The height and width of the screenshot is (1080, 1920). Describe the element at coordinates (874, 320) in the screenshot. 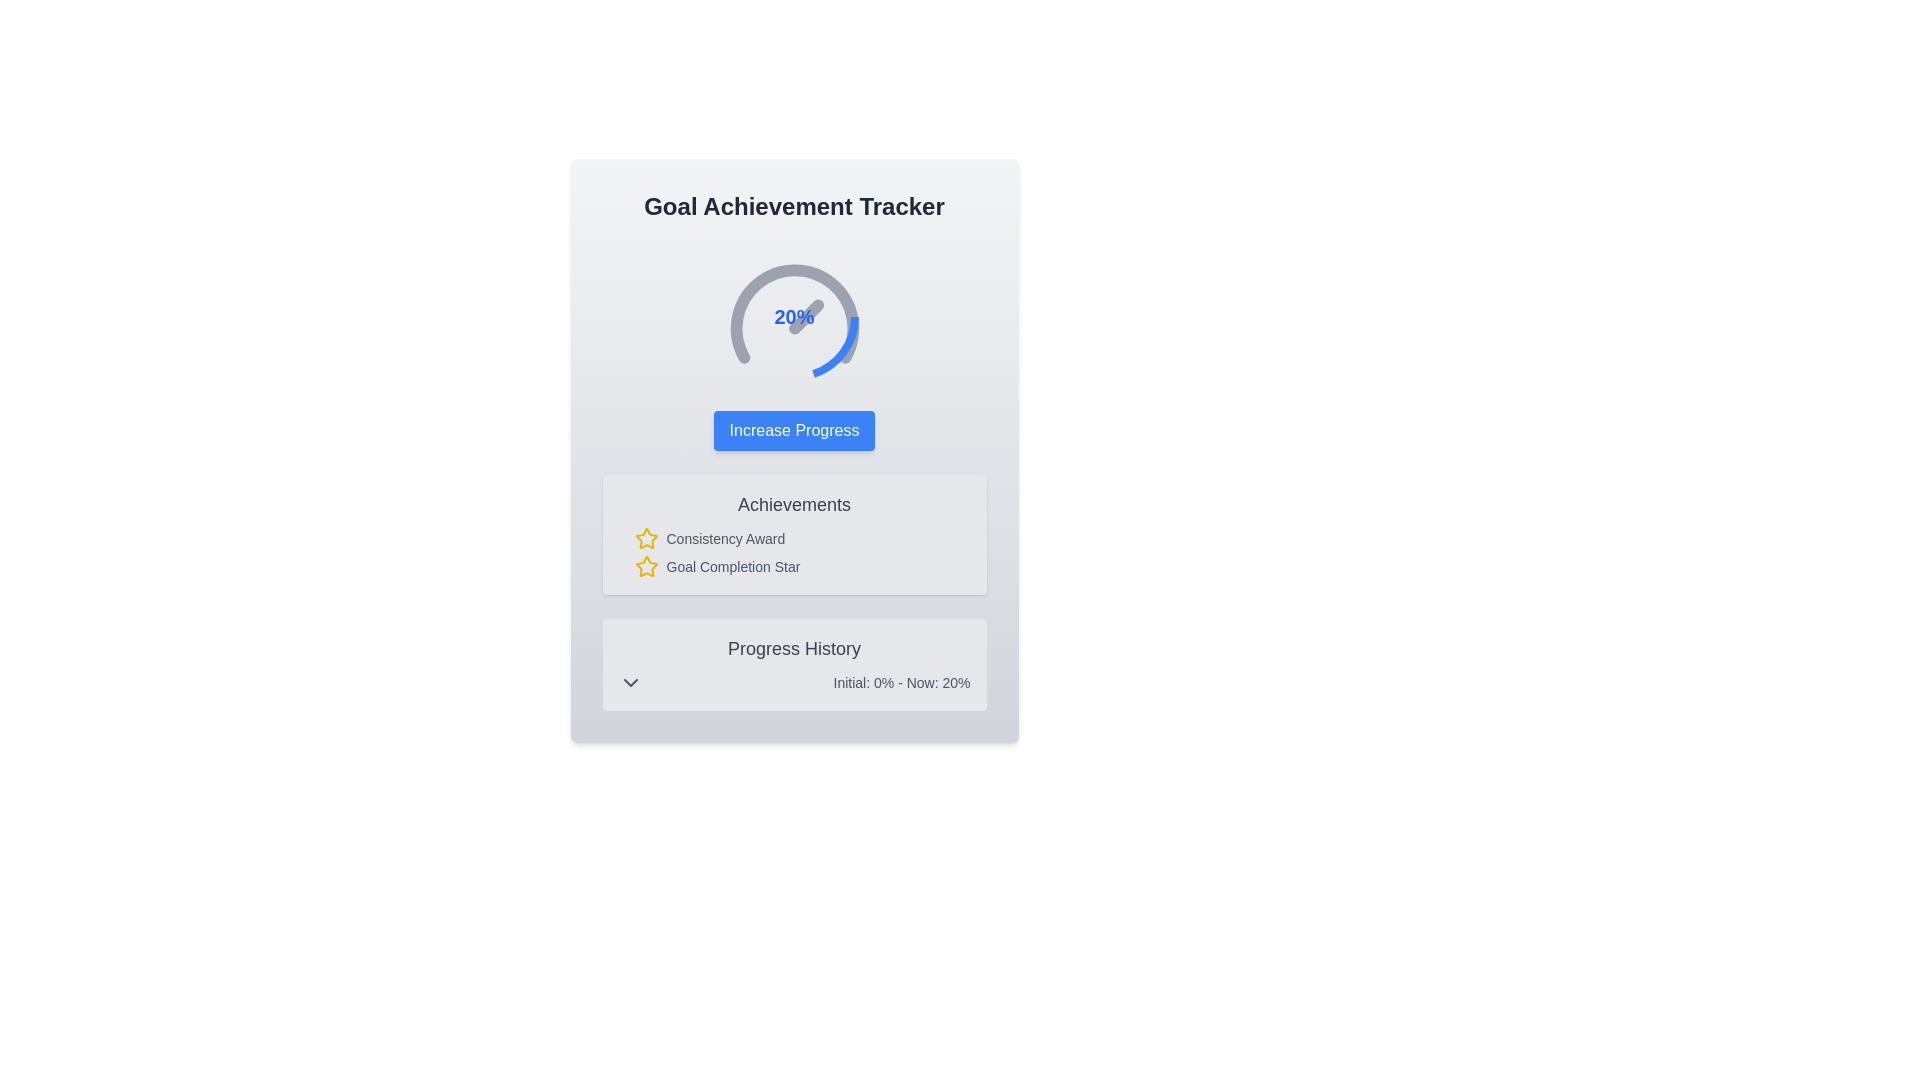

I see `the Circular Progress Indicator which visually represents 20% completion, located in the 'Goal Achievement Tracker' section, to the left of the 'Increase Progress' button` at that location.